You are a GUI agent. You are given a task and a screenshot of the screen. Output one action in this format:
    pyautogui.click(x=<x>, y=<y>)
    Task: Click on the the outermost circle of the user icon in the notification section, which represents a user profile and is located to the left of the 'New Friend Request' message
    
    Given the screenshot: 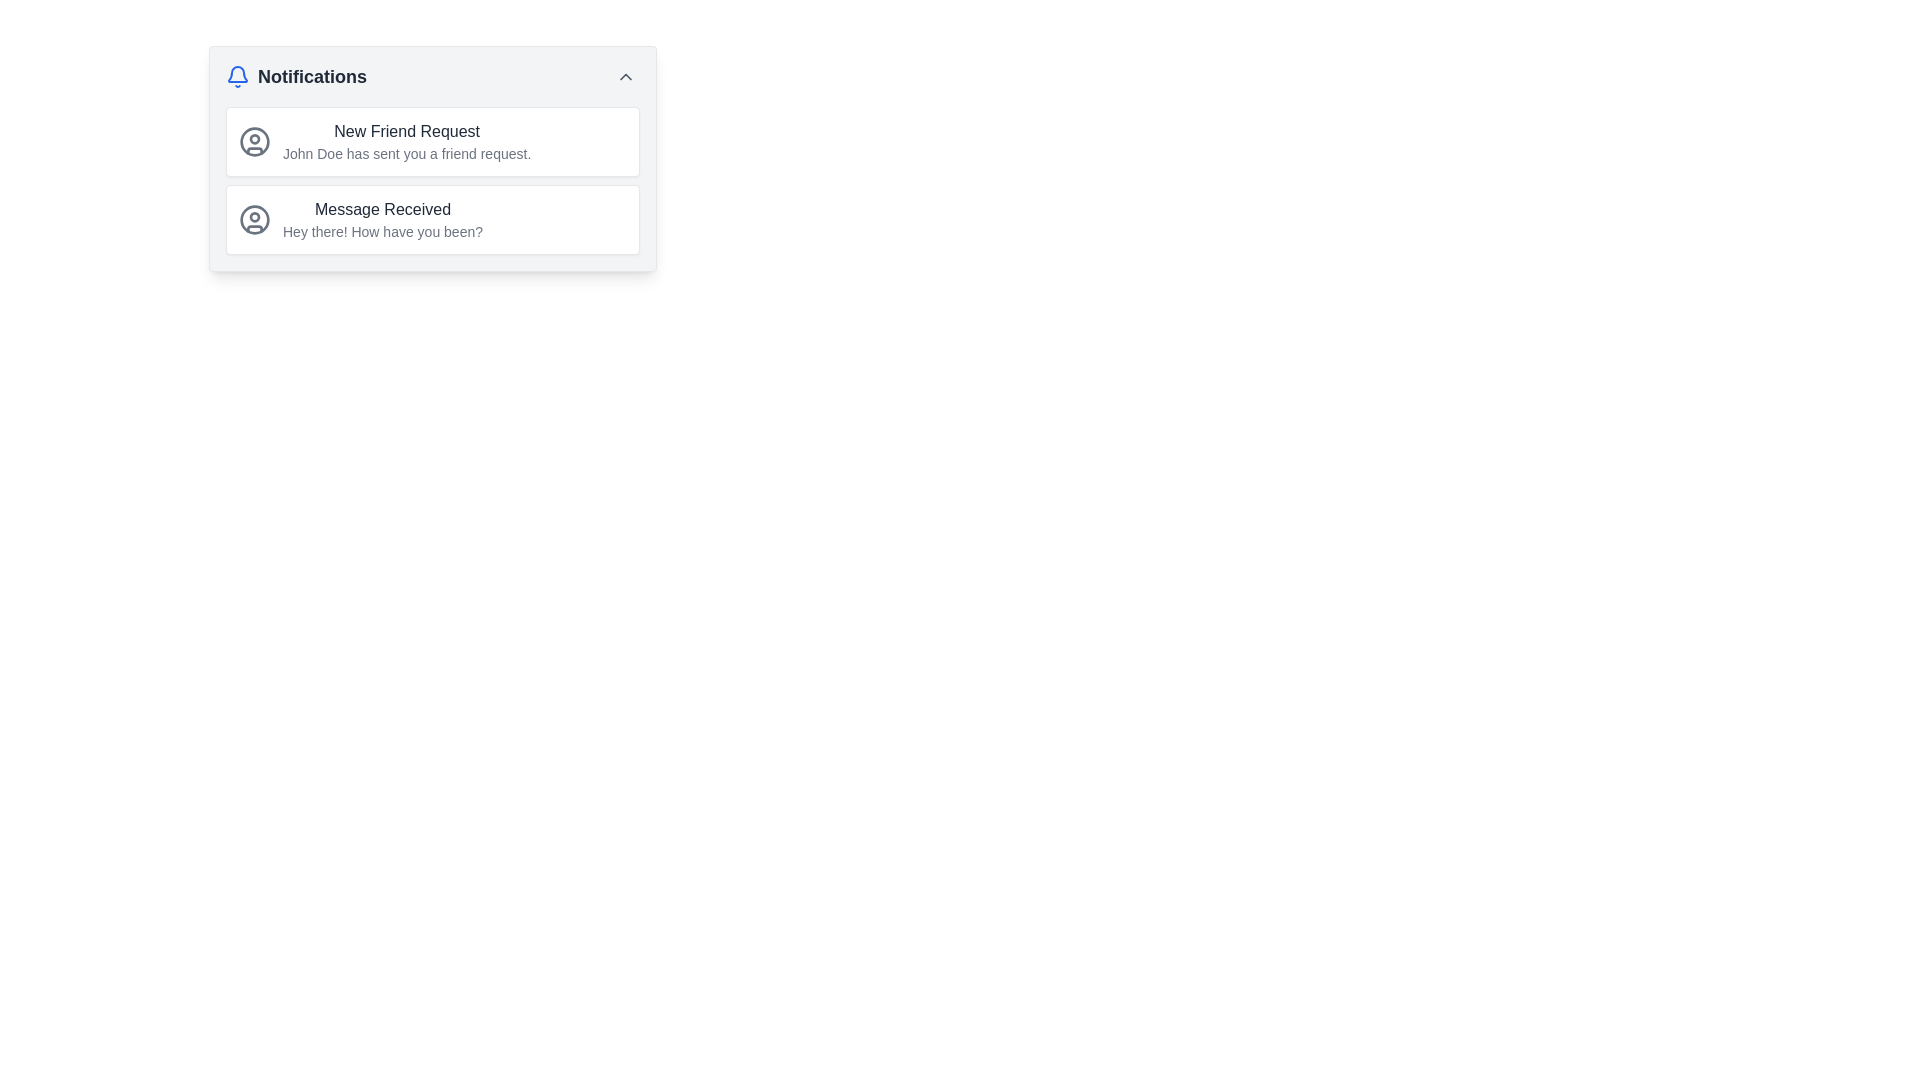 What is the action you would take?
    pyautogui.click(x=253, y=219)
    